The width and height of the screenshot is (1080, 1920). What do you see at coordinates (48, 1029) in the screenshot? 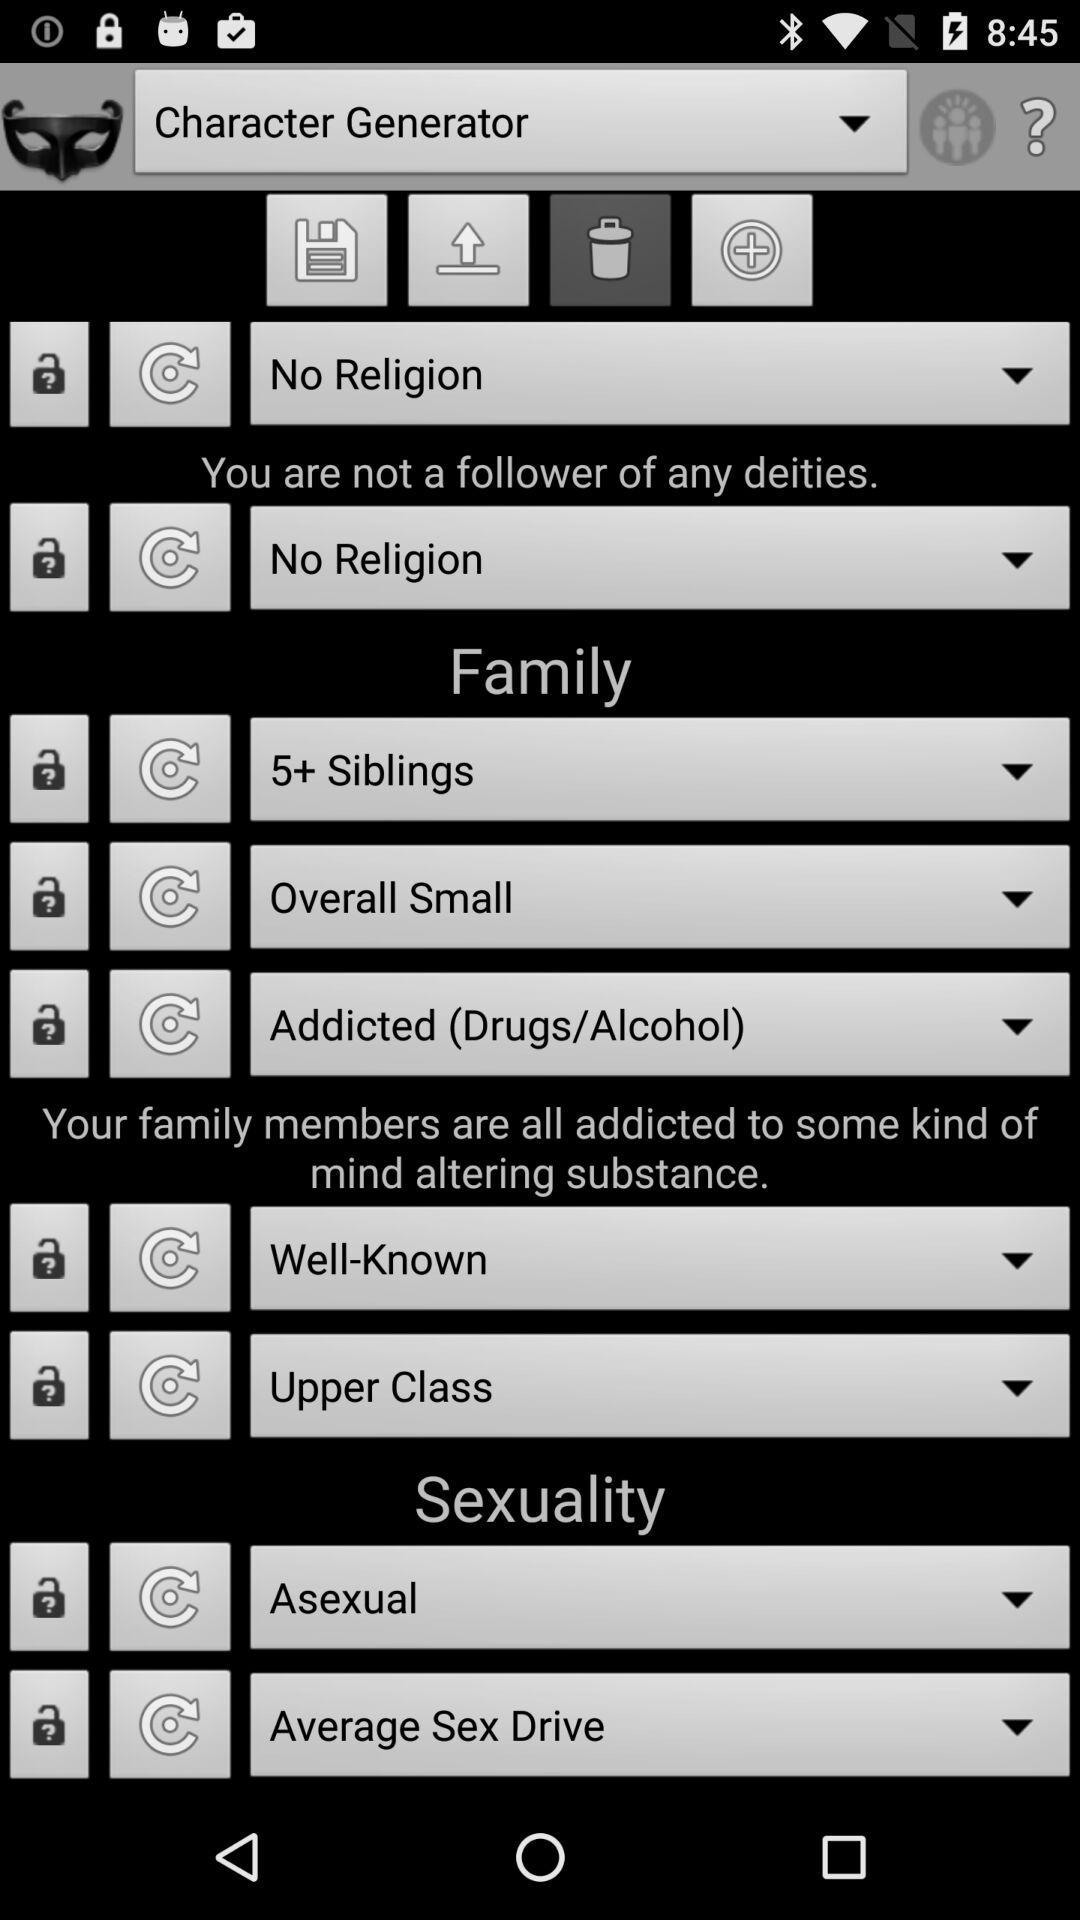
I see `lock option` at bounding box center [48, 1029].